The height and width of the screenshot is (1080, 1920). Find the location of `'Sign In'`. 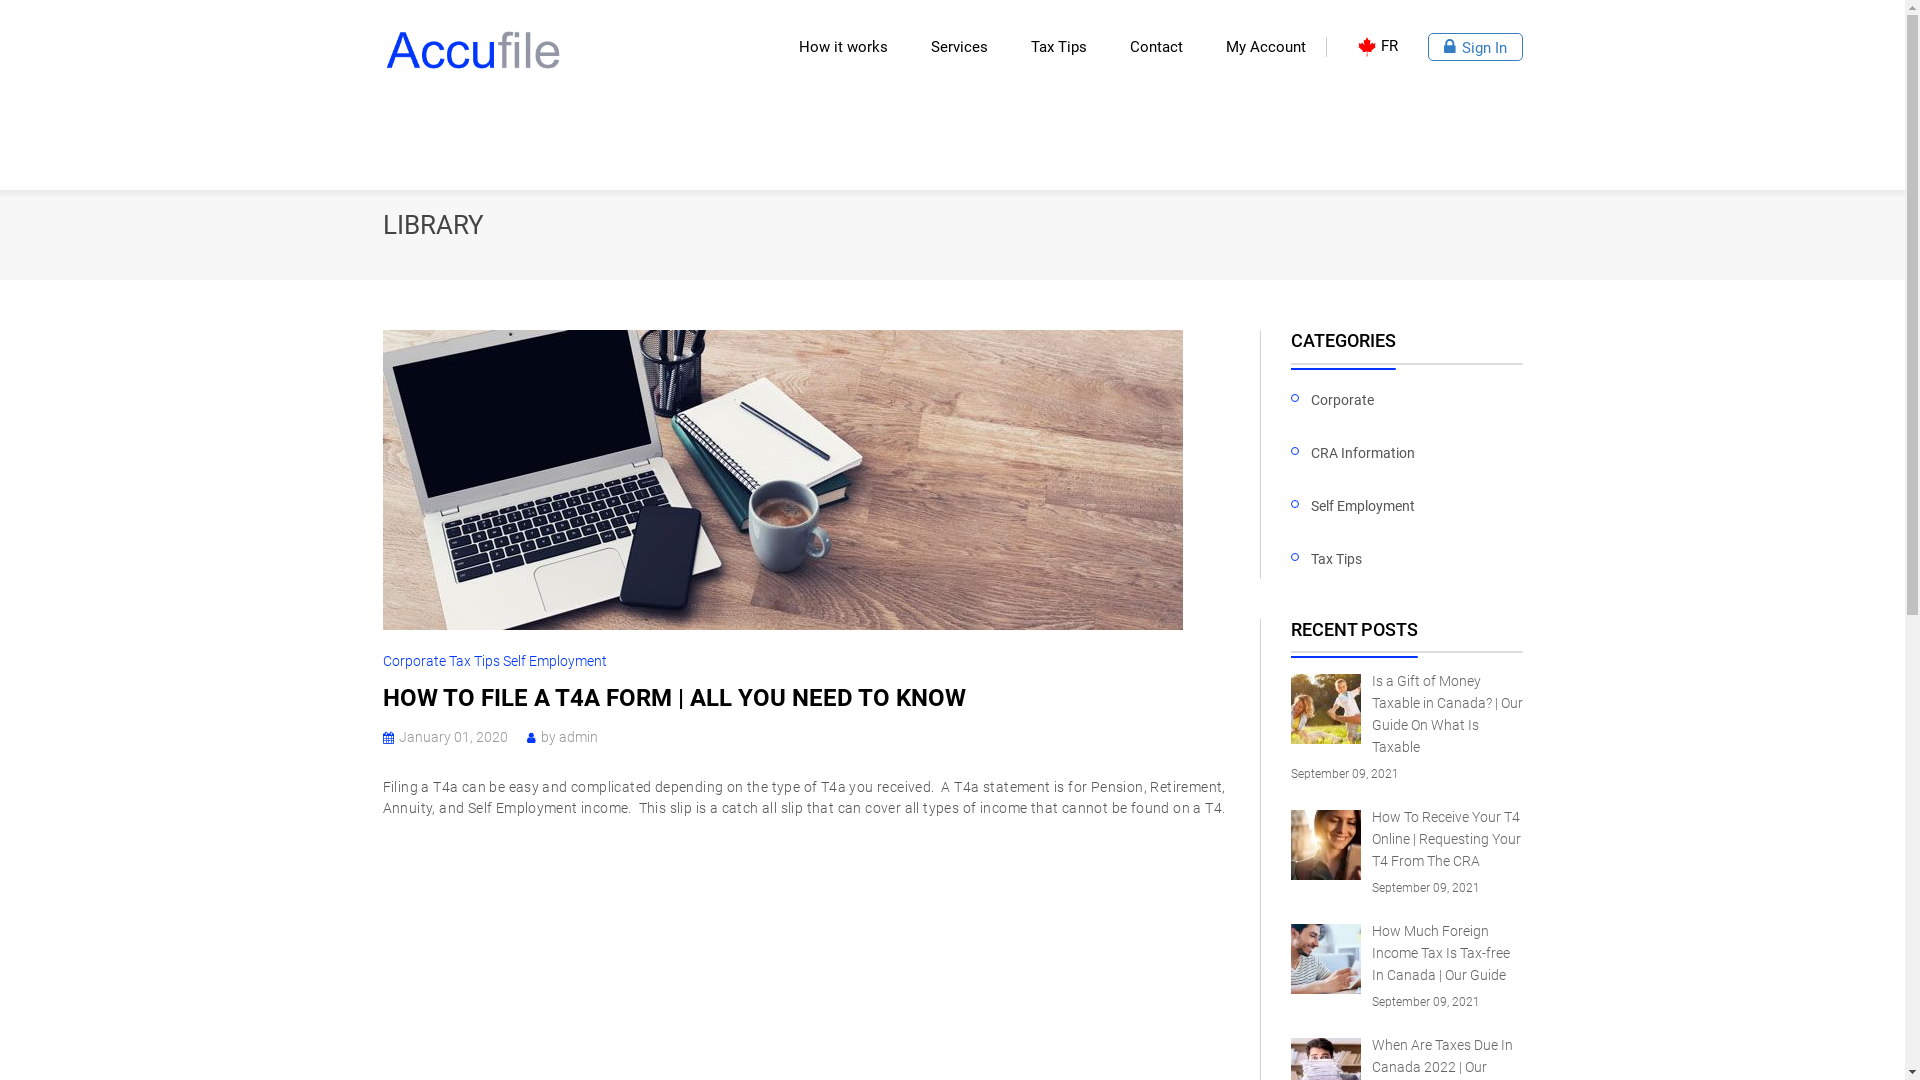

'Sign In' is located at coordinates (1475, 45).